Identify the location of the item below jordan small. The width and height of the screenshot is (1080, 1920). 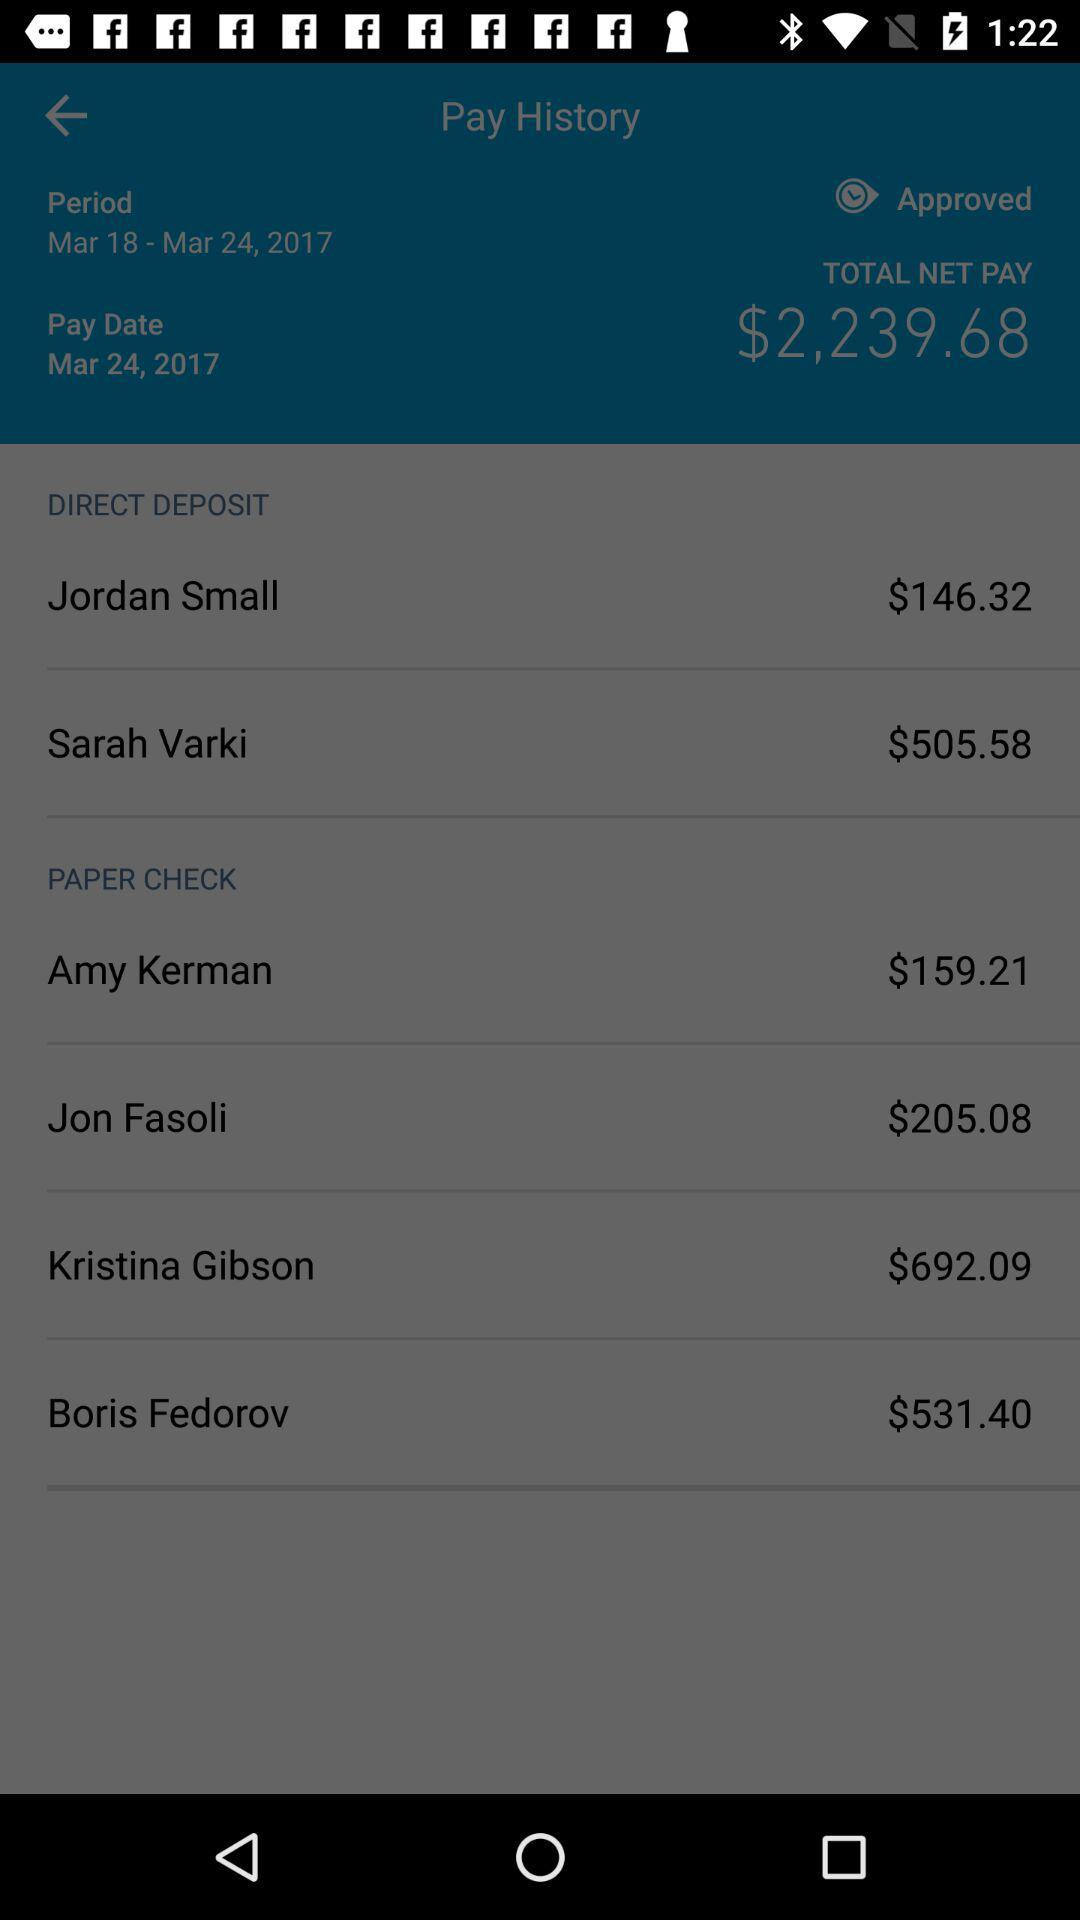
(293, 741).